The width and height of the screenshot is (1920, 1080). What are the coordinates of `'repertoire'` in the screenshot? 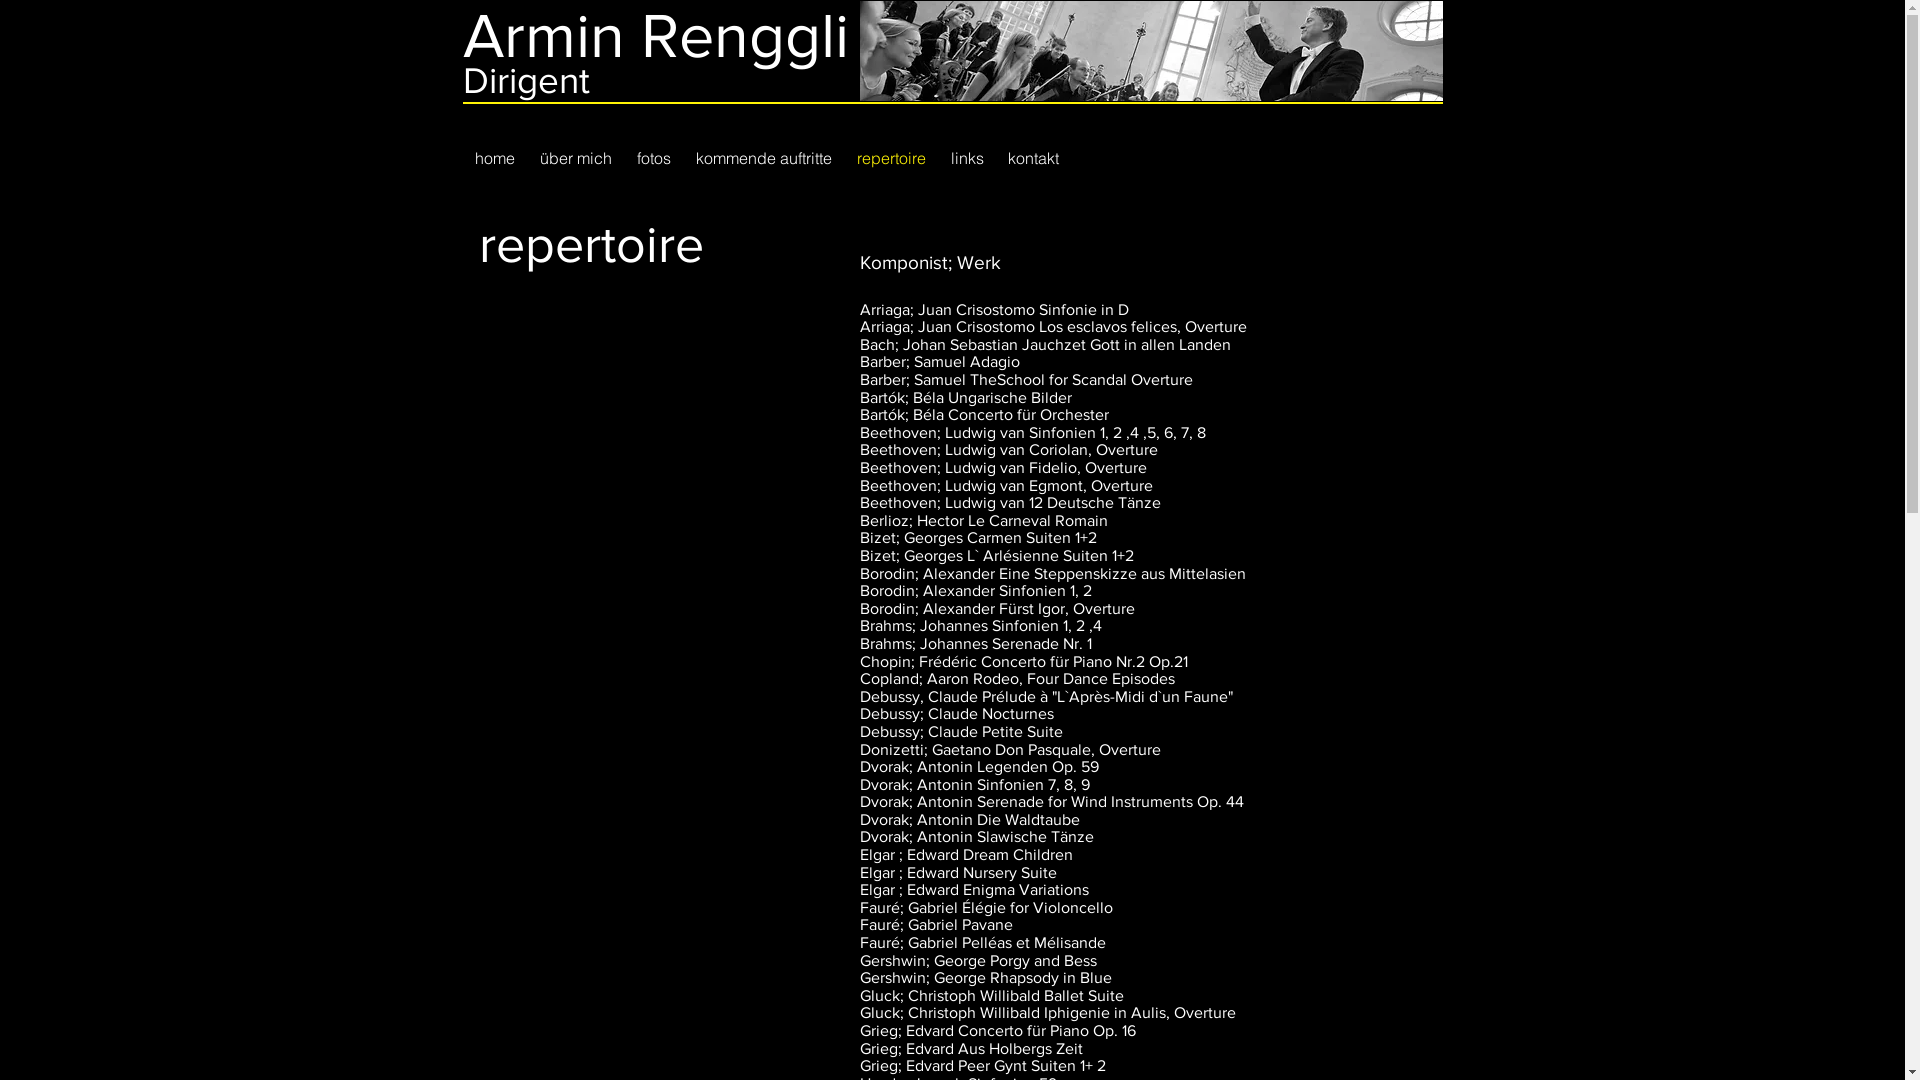 It's located at (890, 157).